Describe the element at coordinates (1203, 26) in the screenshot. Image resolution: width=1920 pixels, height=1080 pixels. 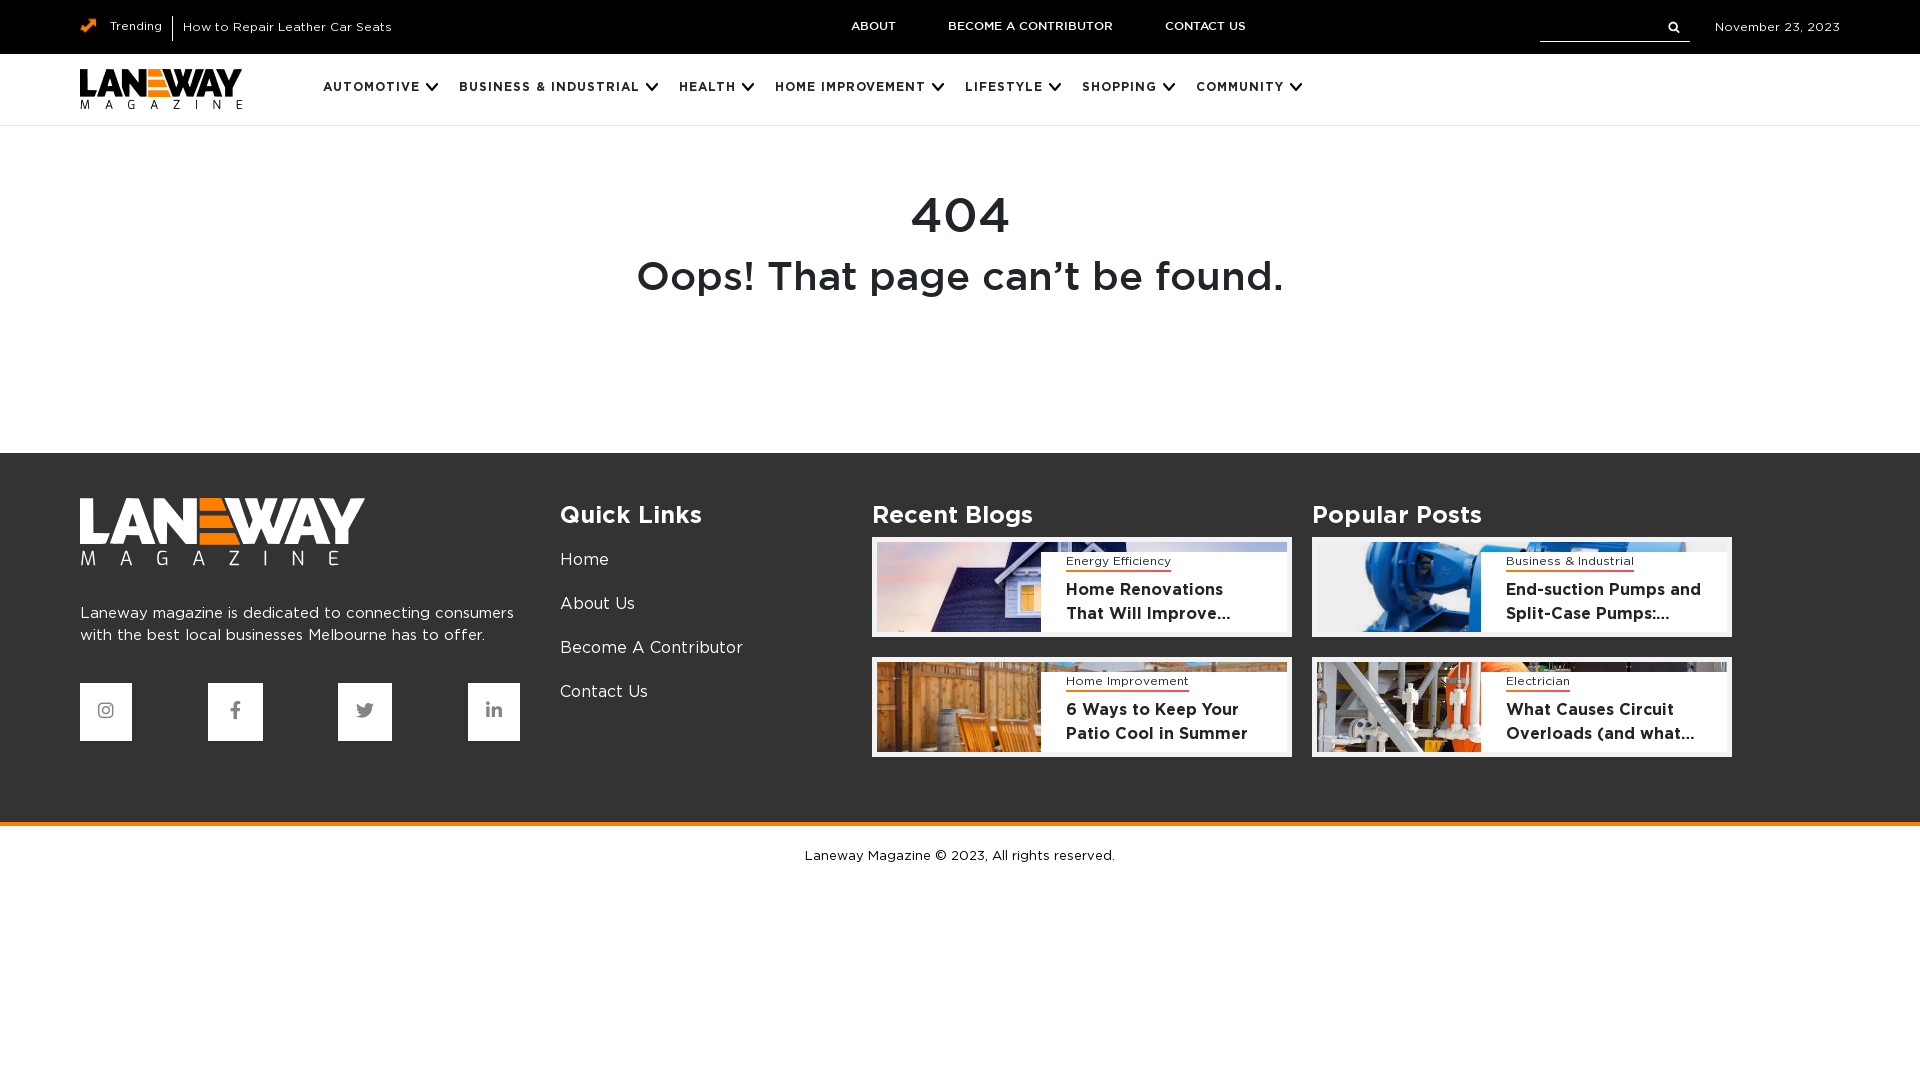
I see `'CONTACT US'` at that location.